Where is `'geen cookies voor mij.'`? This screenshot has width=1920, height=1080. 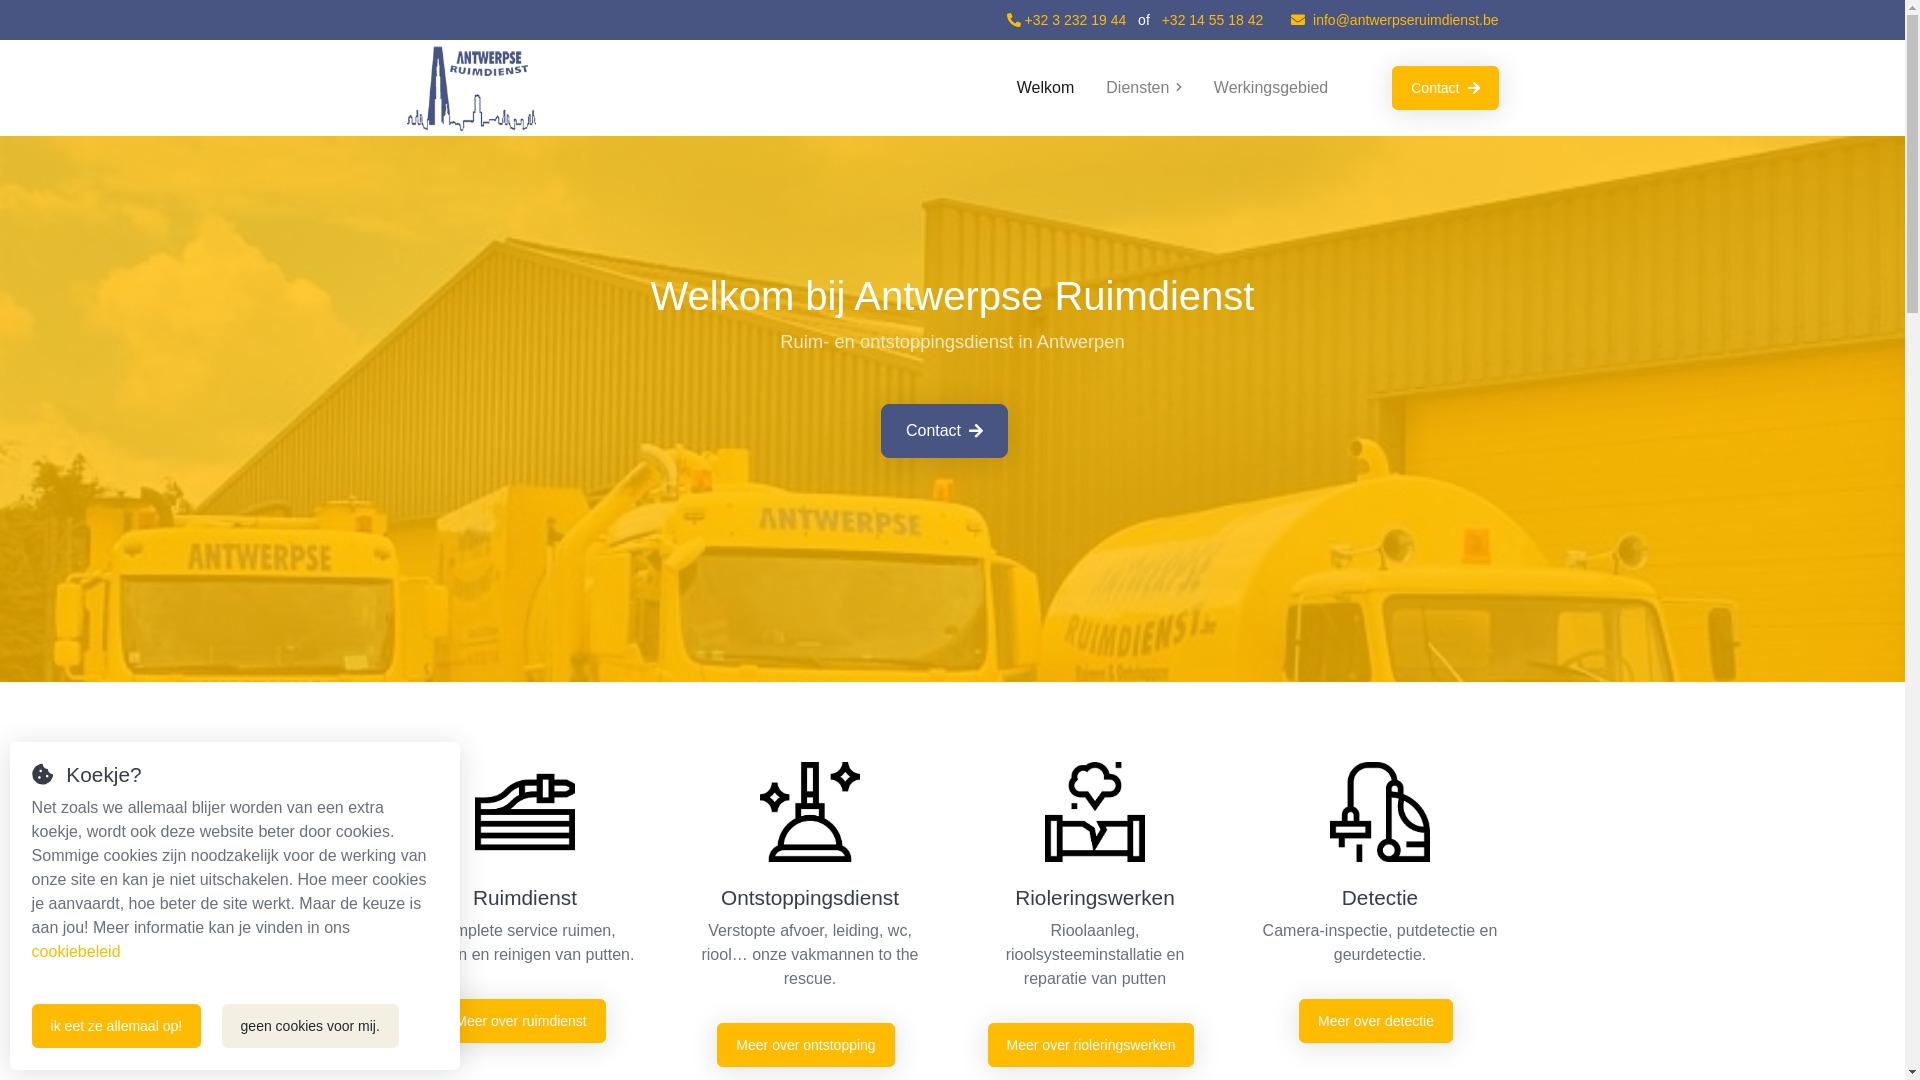 'geen cookies voor mij.' is located at coordinates (309, 1026).